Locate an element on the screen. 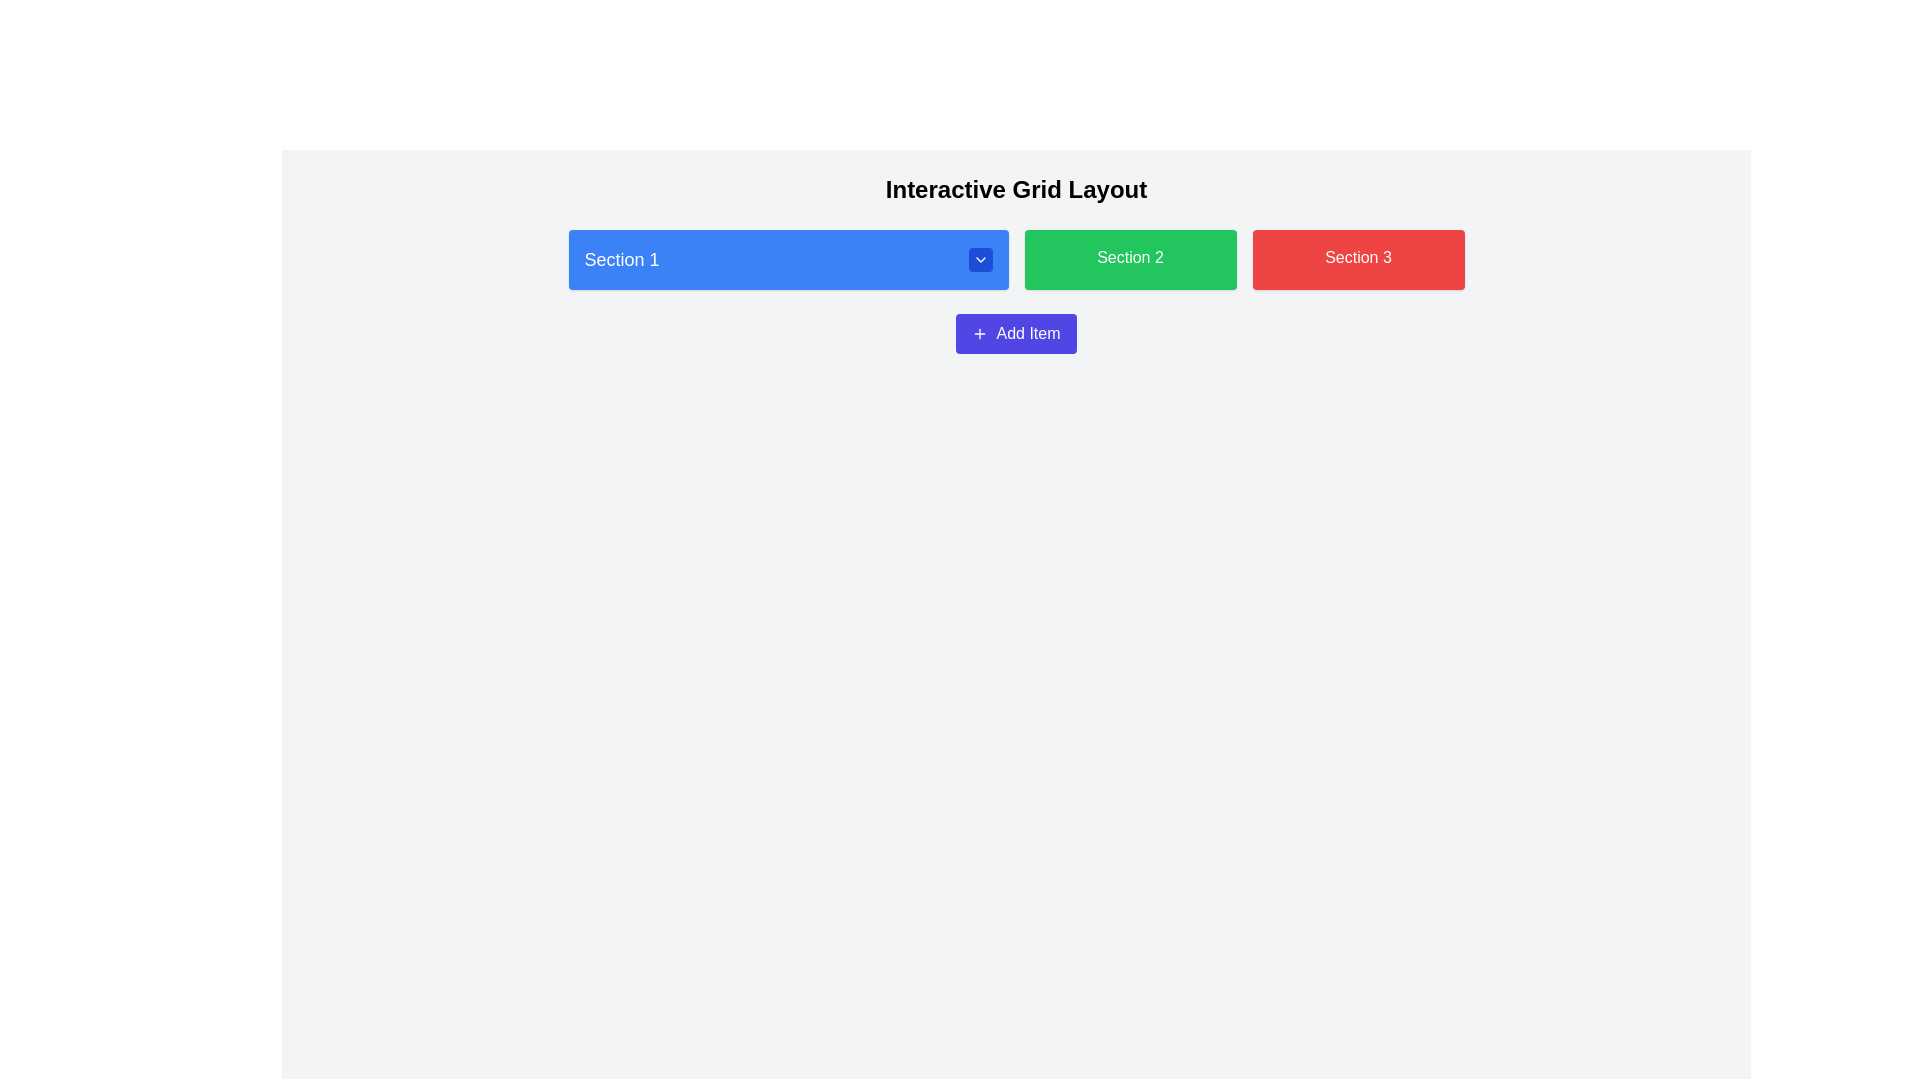 This screenshot has width=1920, height=1080. the 'Add Item' button is located at coordinates (1016, 333).